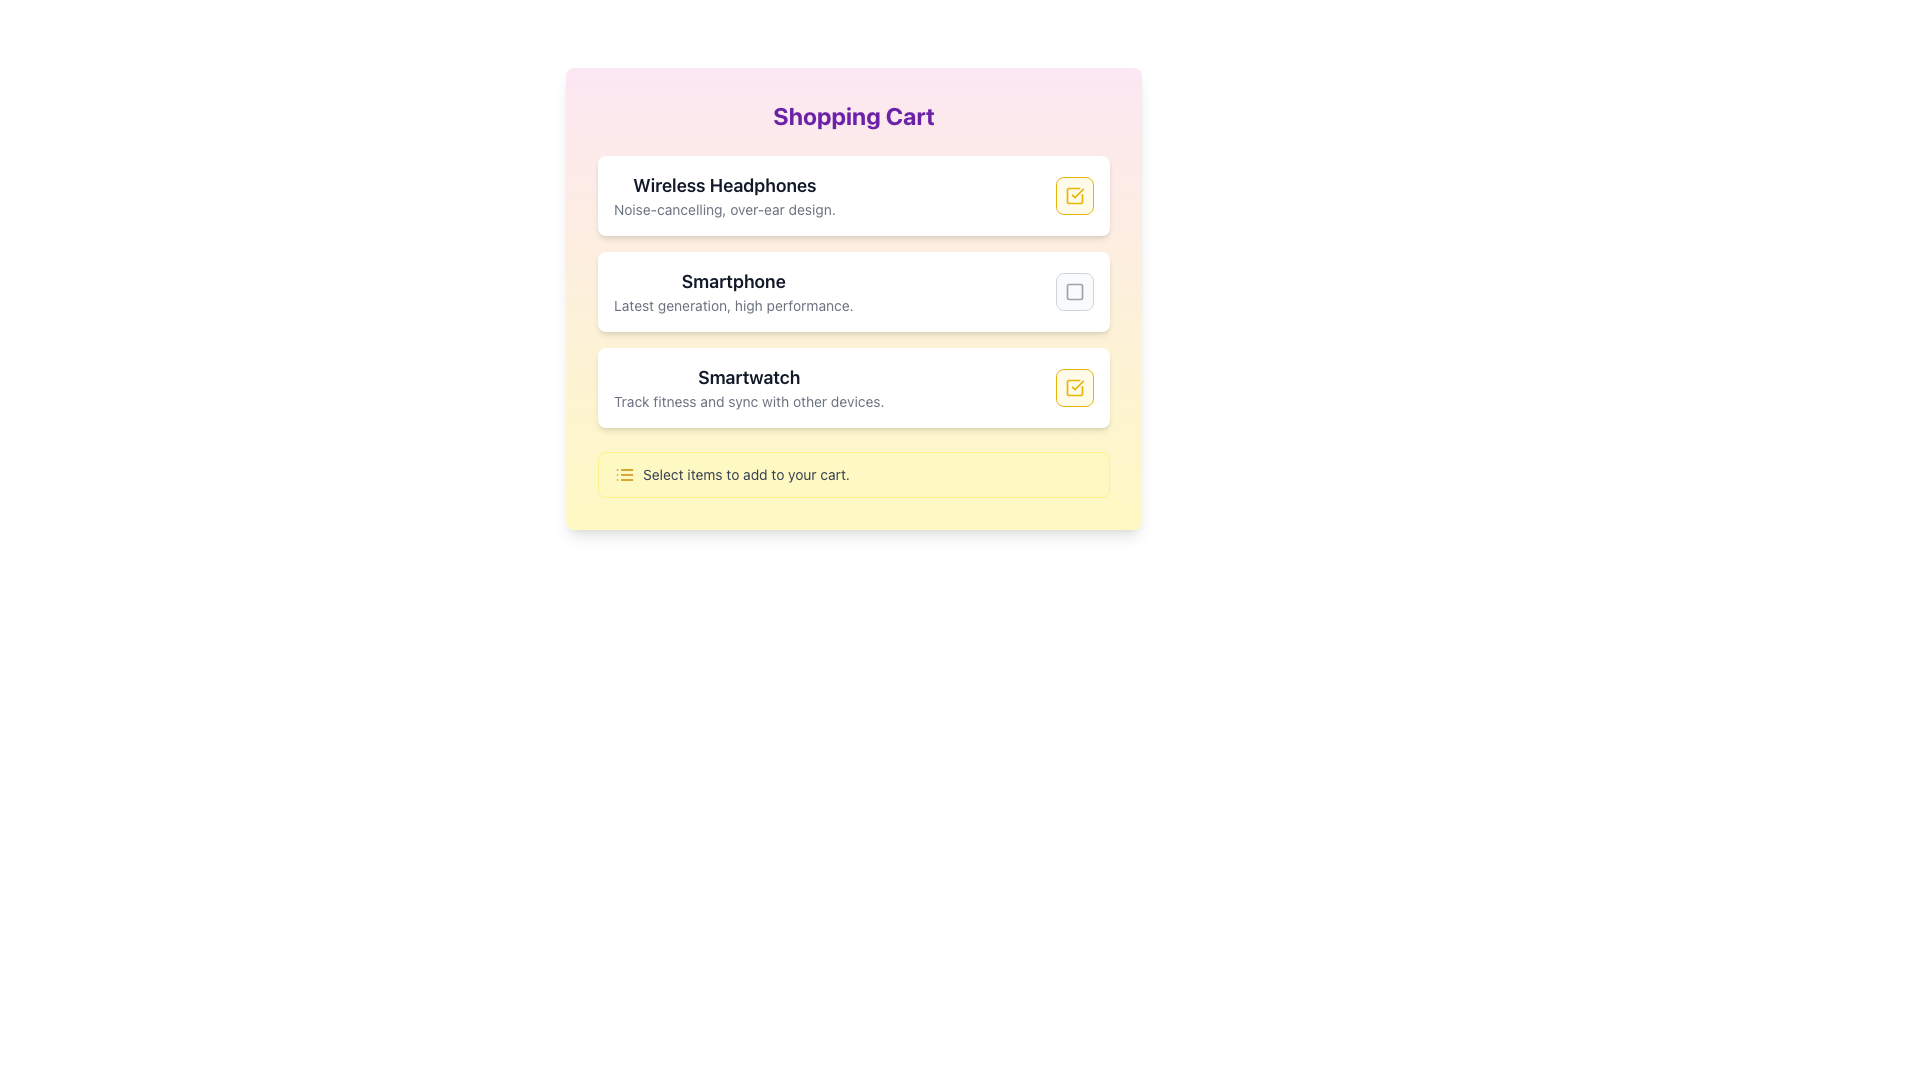 This screenshot has width=1920, height=1080. Describe the element at coordinates (1074, 388) in the screenshot. I see `the checkbox located` at that location.